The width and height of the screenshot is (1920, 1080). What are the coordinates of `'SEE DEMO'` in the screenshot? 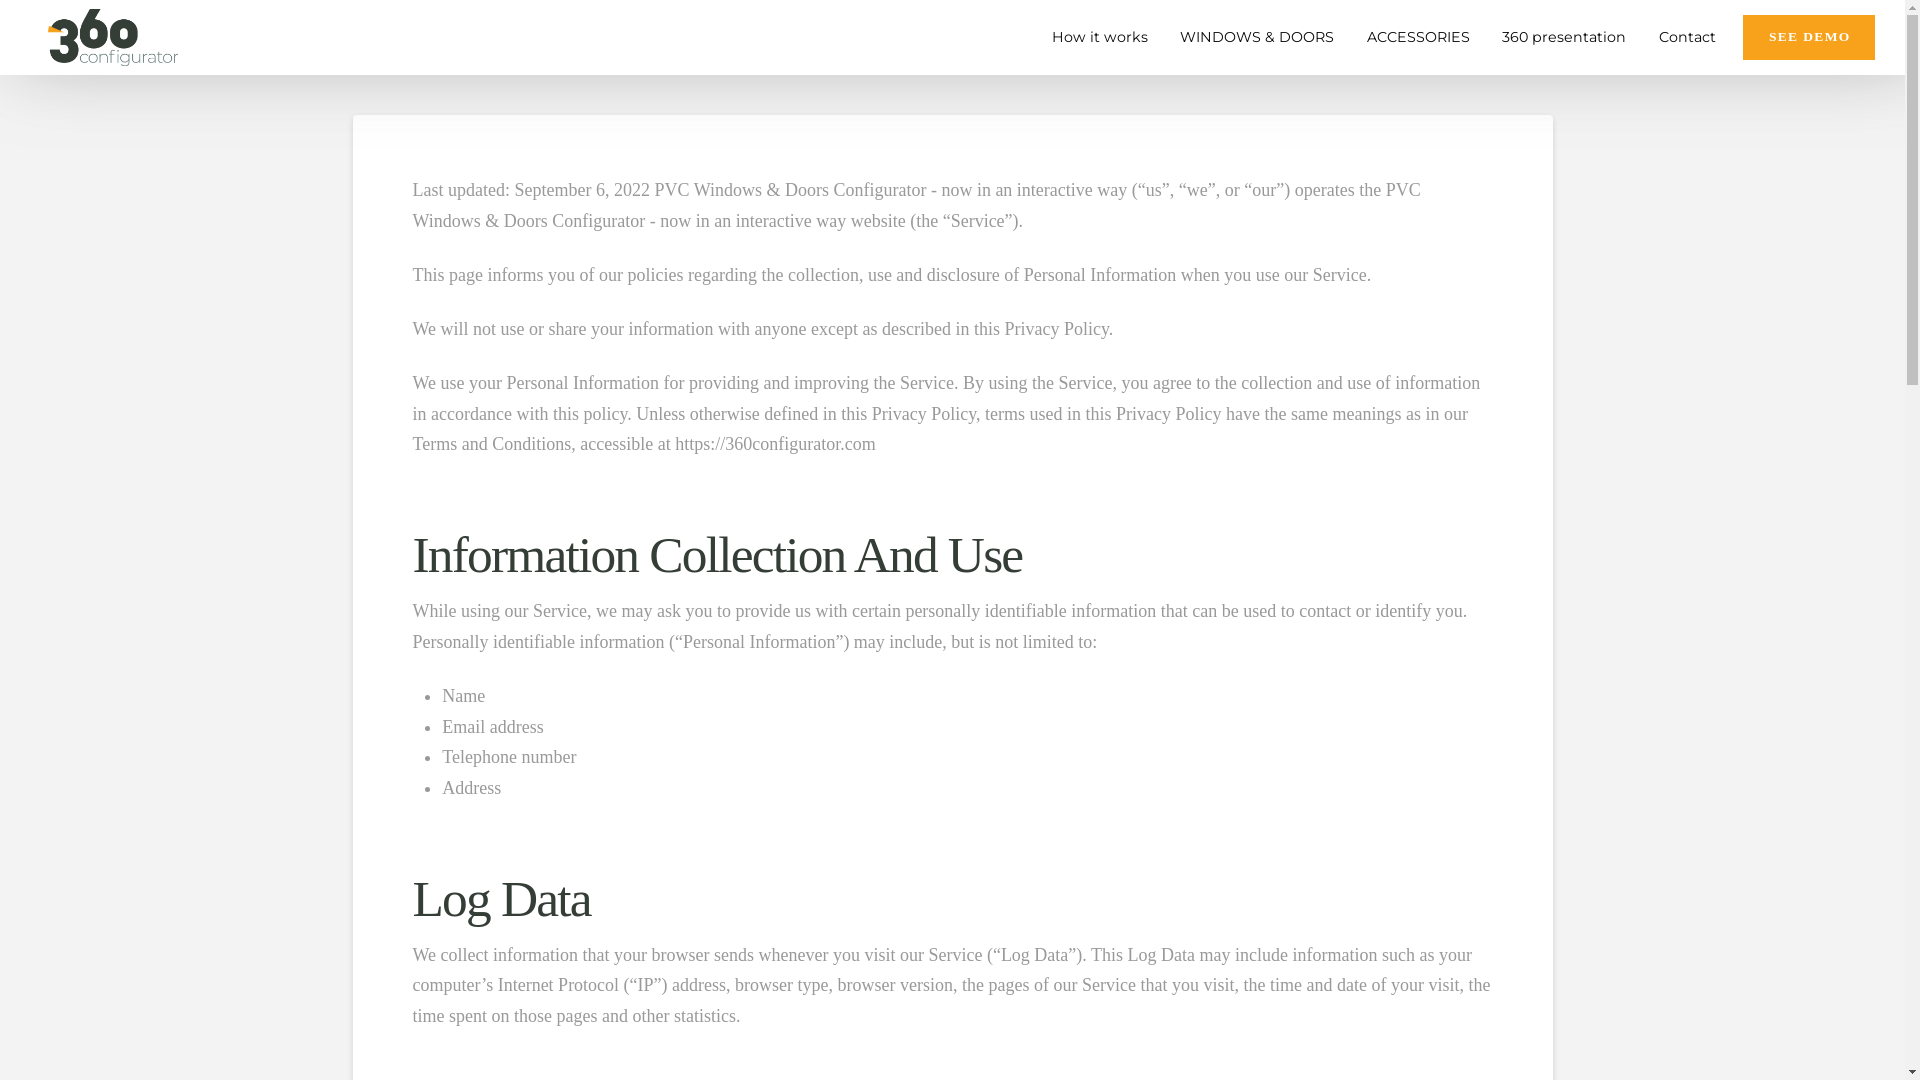 It's located at (1741, 37).